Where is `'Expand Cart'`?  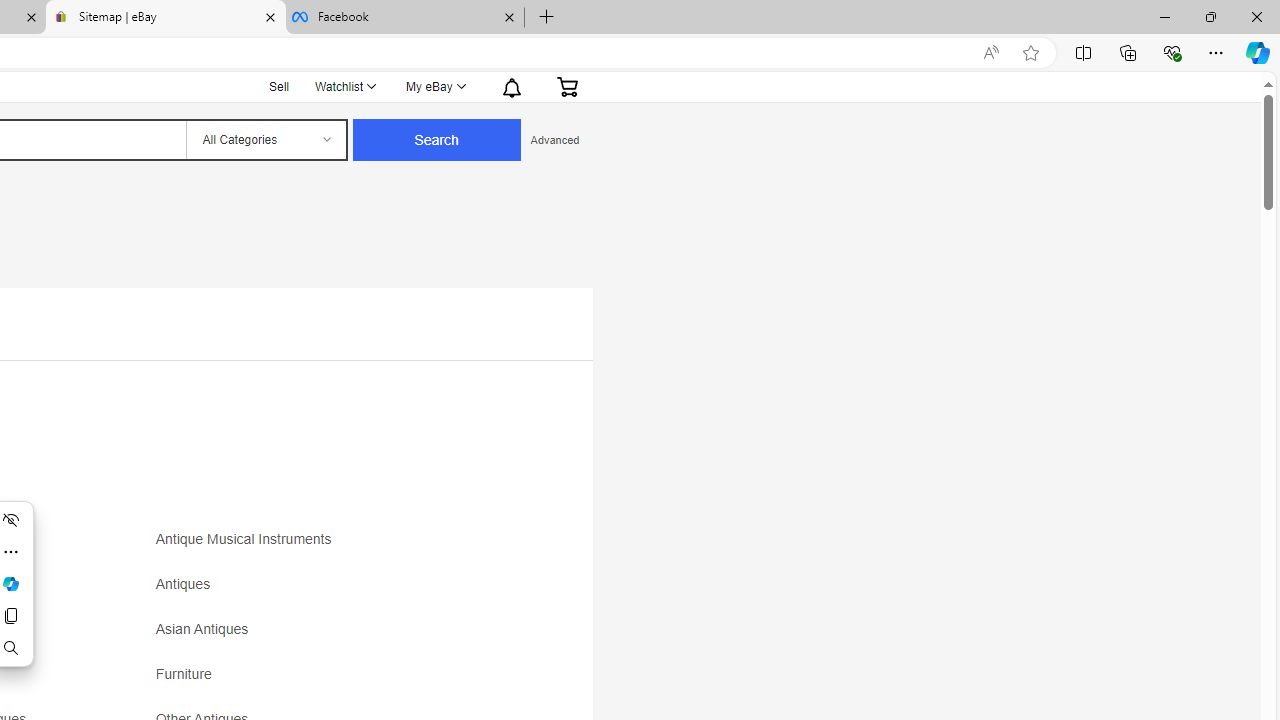 'Expand Cart' is located at coordinates (566, 85).